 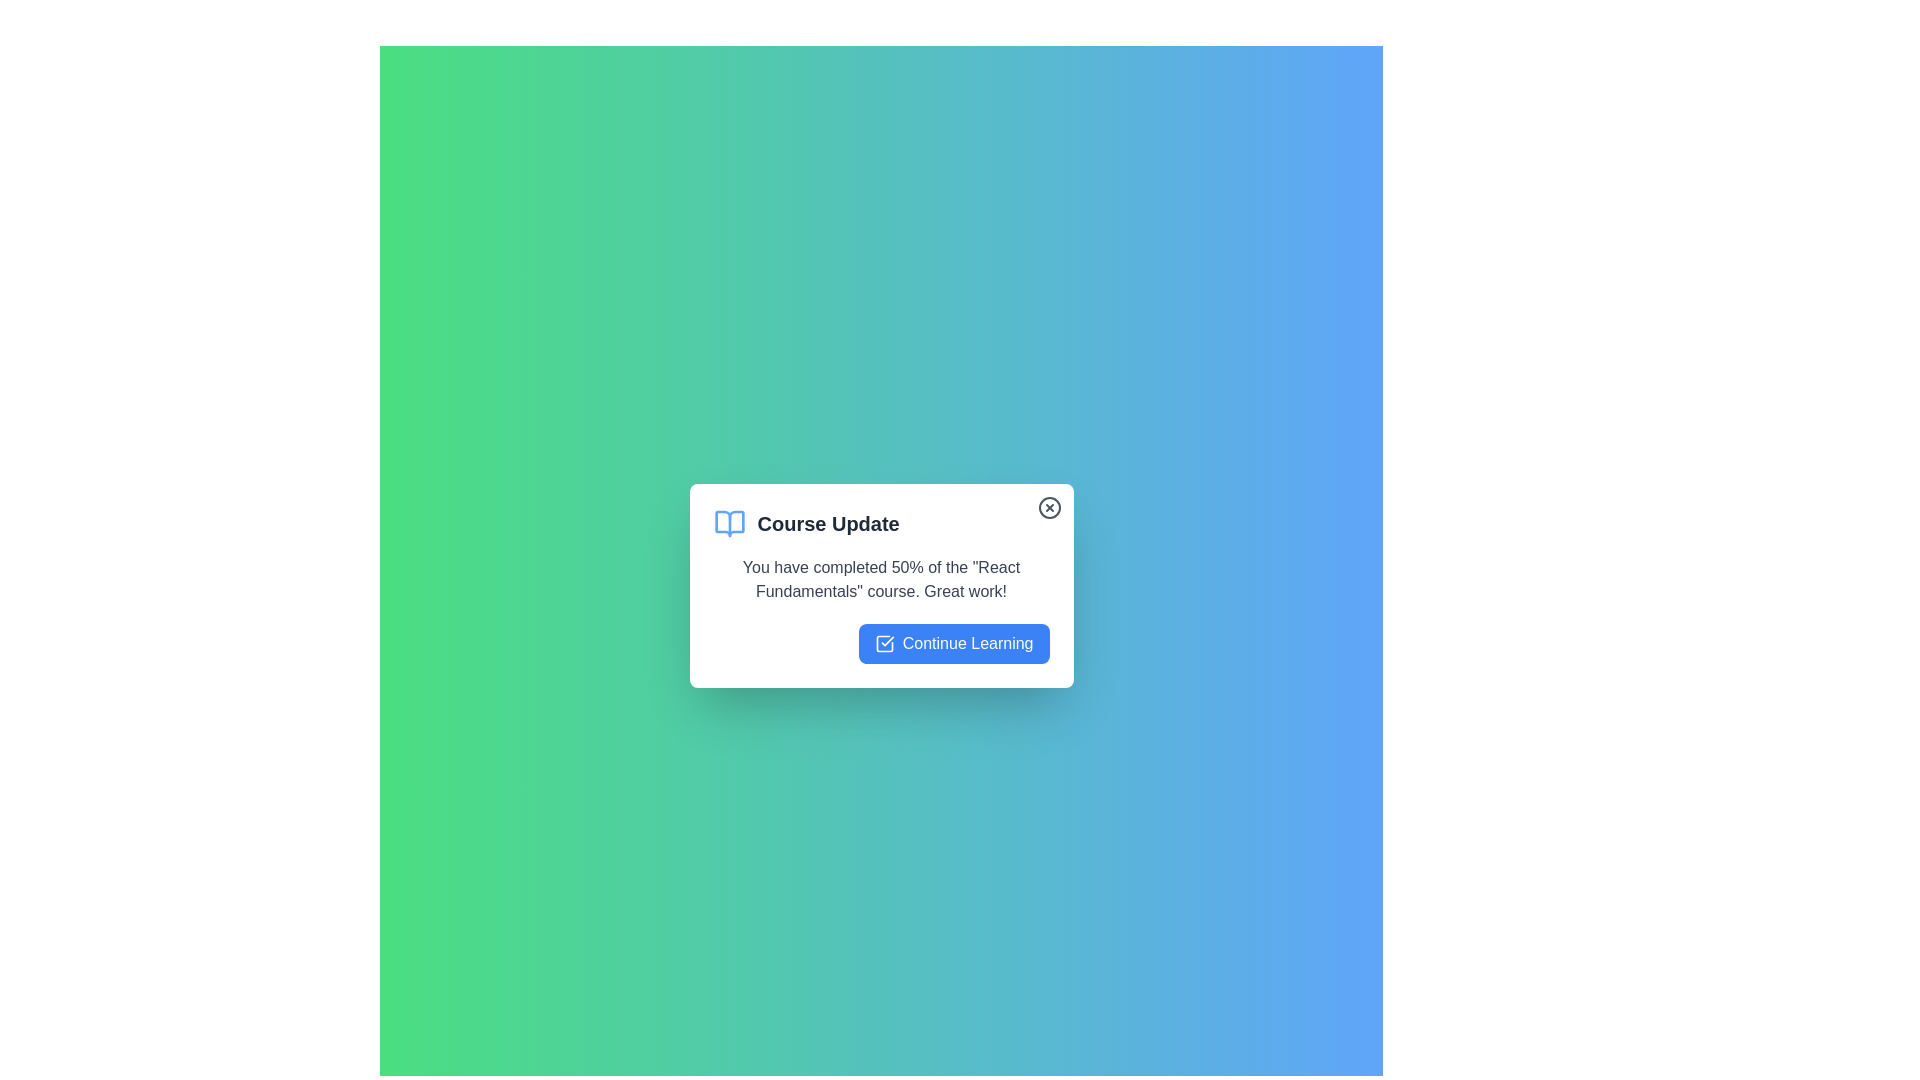 What do you see at coordinates (880, 579) in the screenshot?
I see `the static text block that reads 'You have completed 50% of the "React Fundamentals" course. Great work!' which is located centrally below the heading 'Course Update'` at bounding box center [880, 579].